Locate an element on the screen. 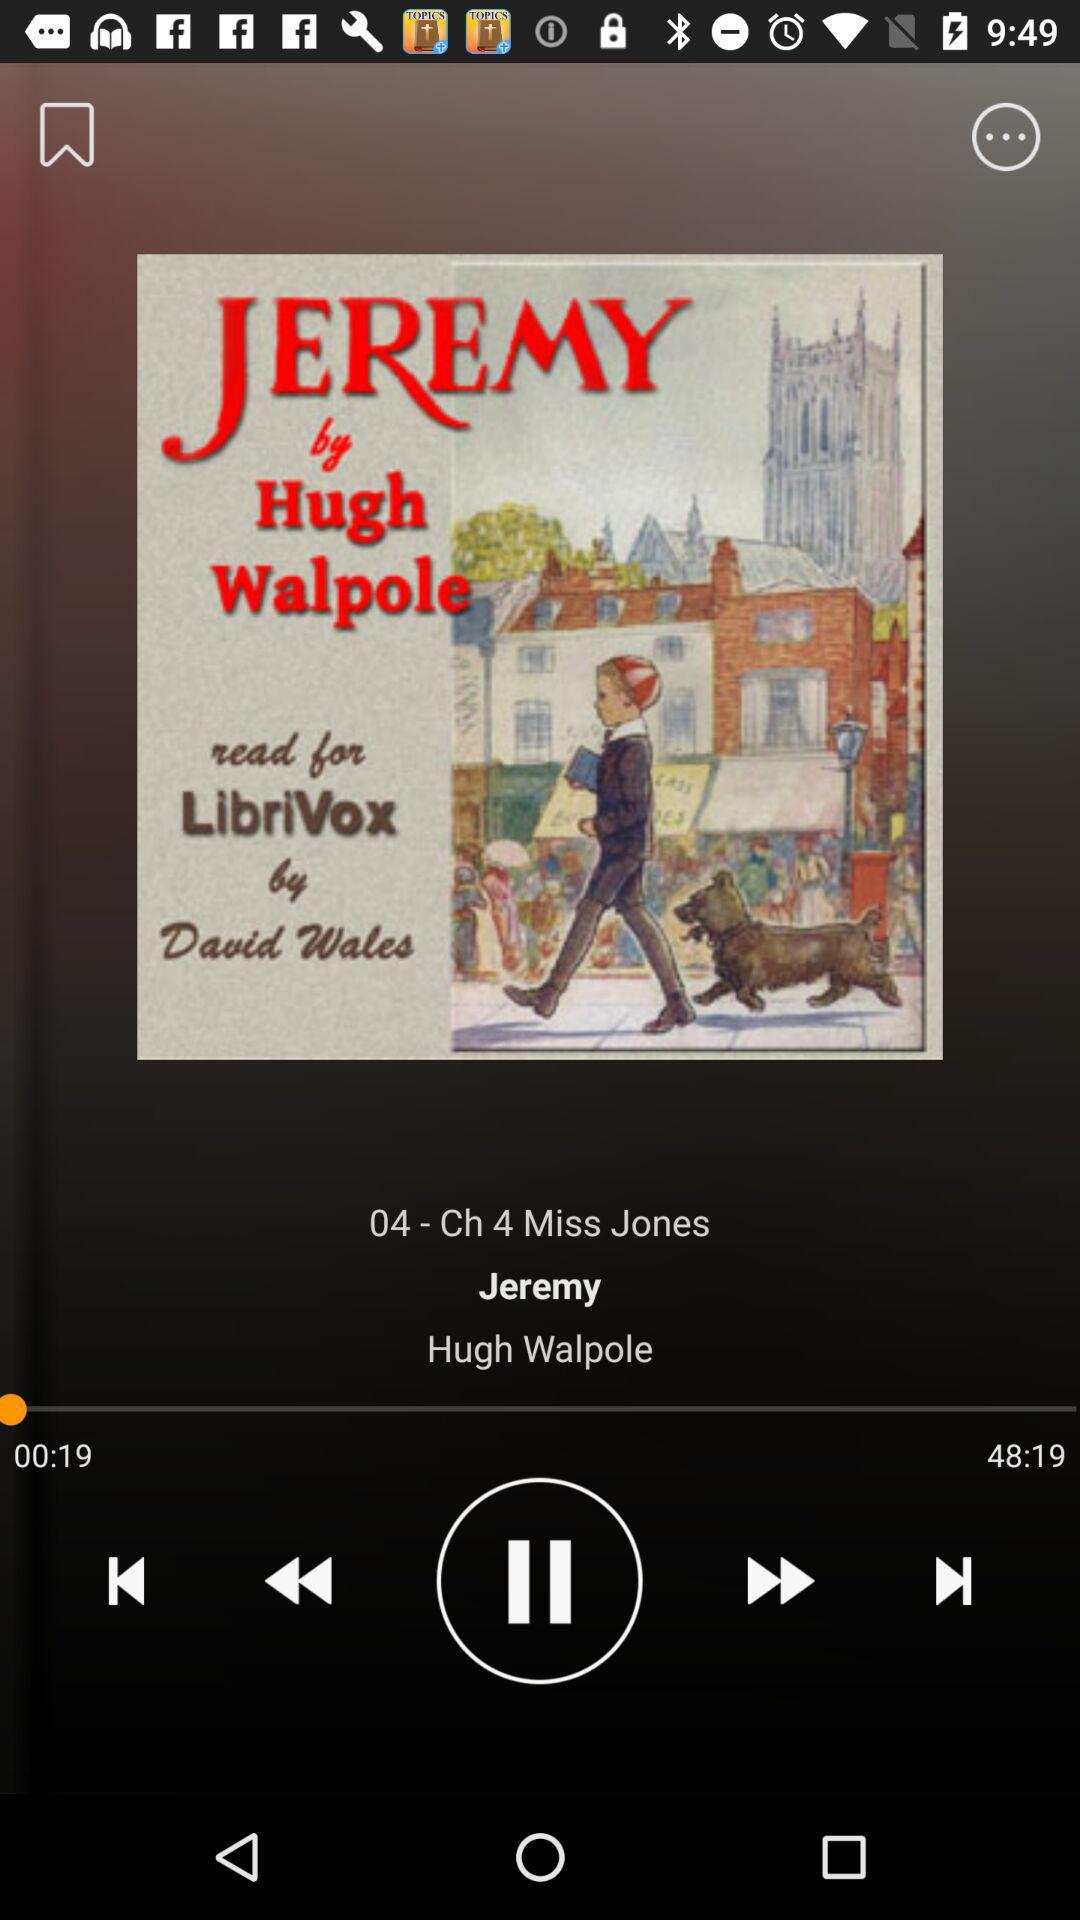 This screenshot has width=1080, height=1920. the item below the 48:19 item is located at coordinates (952, 1579).